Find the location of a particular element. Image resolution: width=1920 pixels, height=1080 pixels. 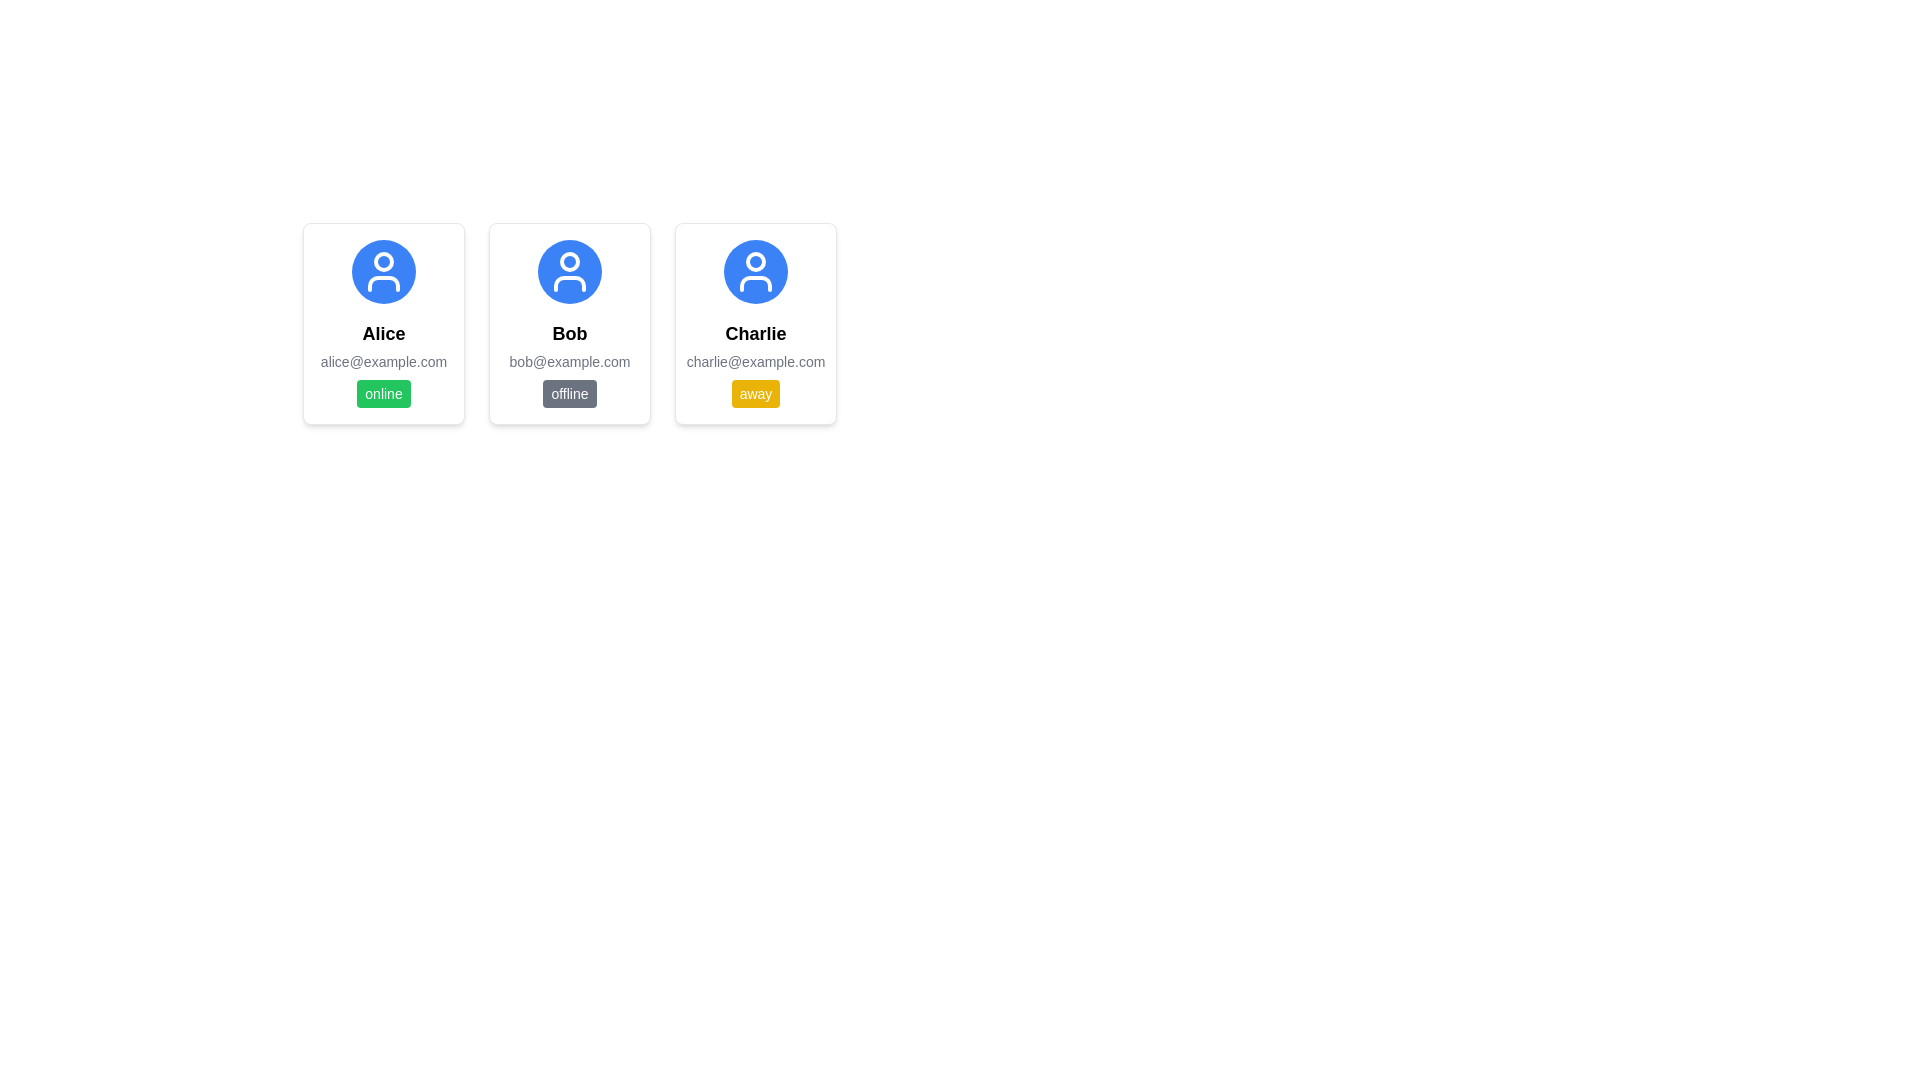

the upper circular region of the avatar icon representing 'Charlie' in the third card of the horizontal list is located at coordinates (754, 261).